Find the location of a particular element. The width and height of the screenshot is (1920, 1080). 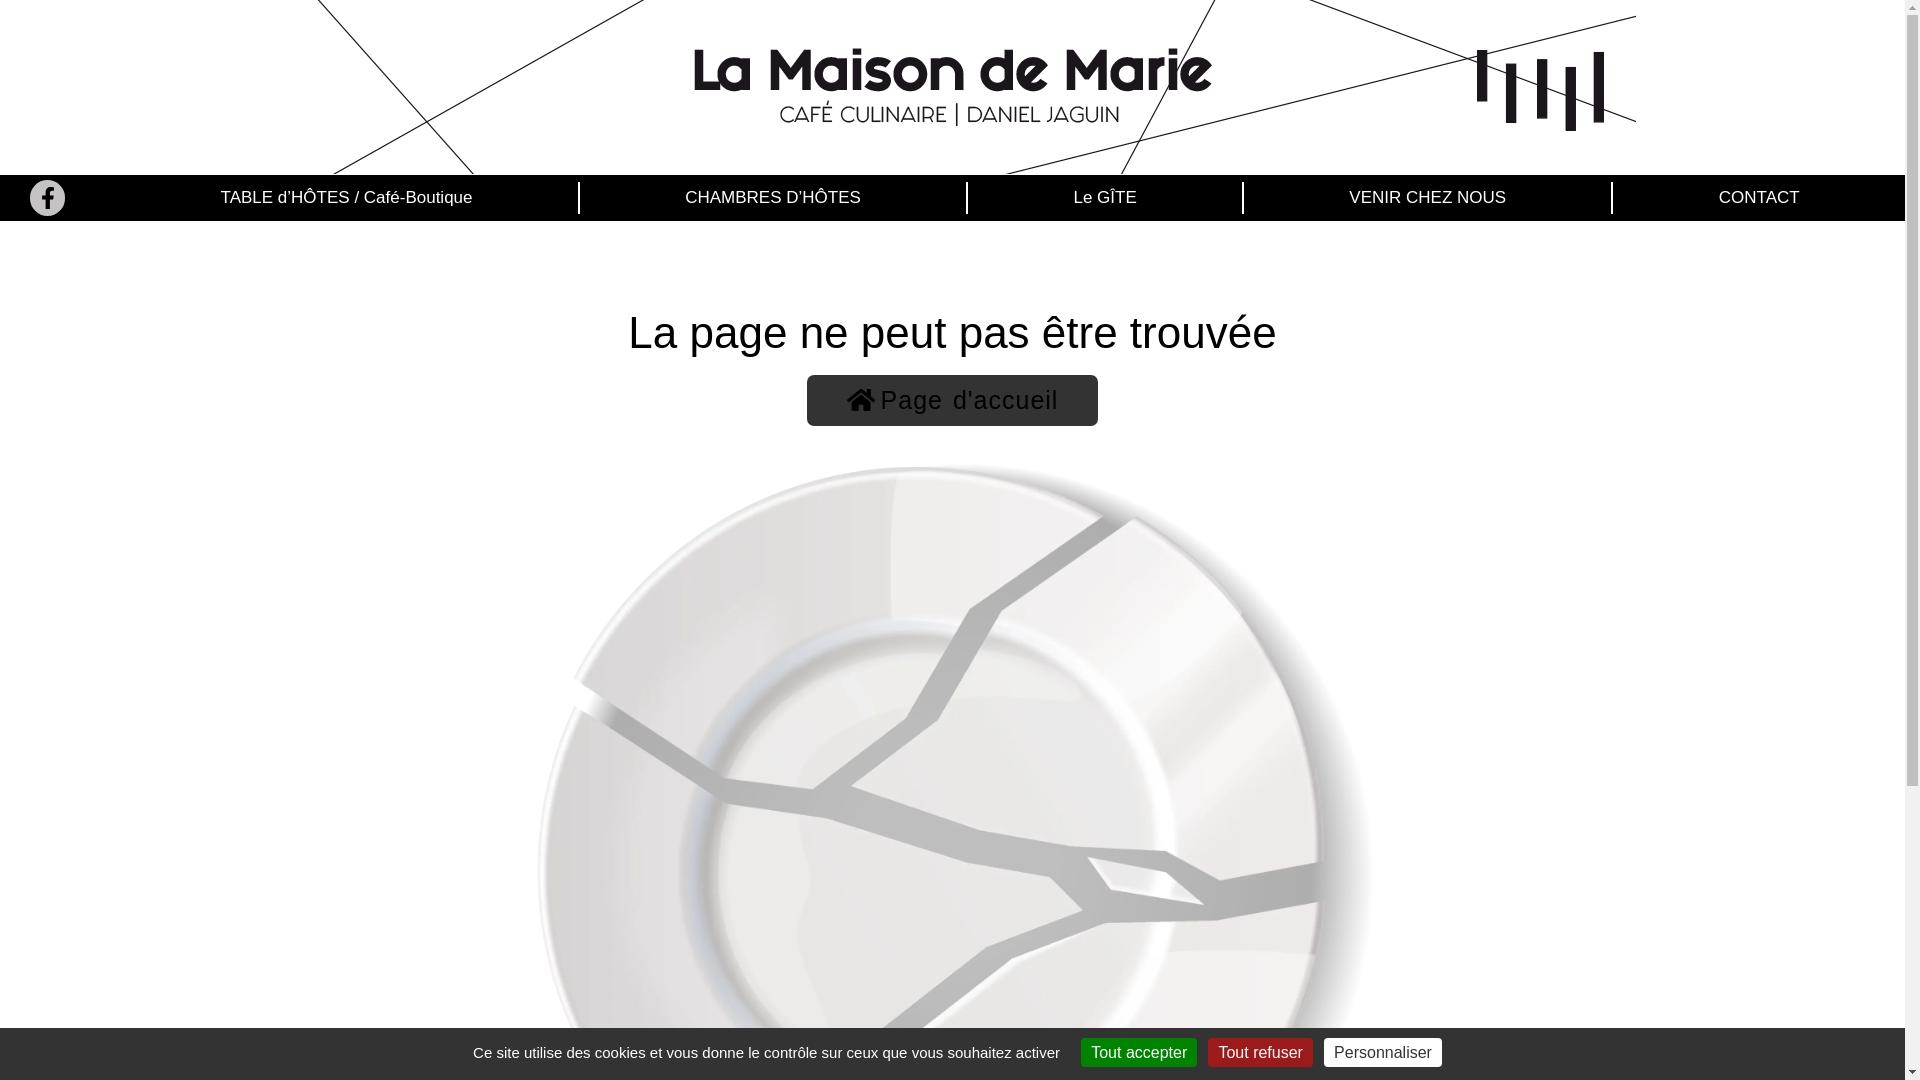

'Tout accepter' is located at coordinates (1138, 1051).